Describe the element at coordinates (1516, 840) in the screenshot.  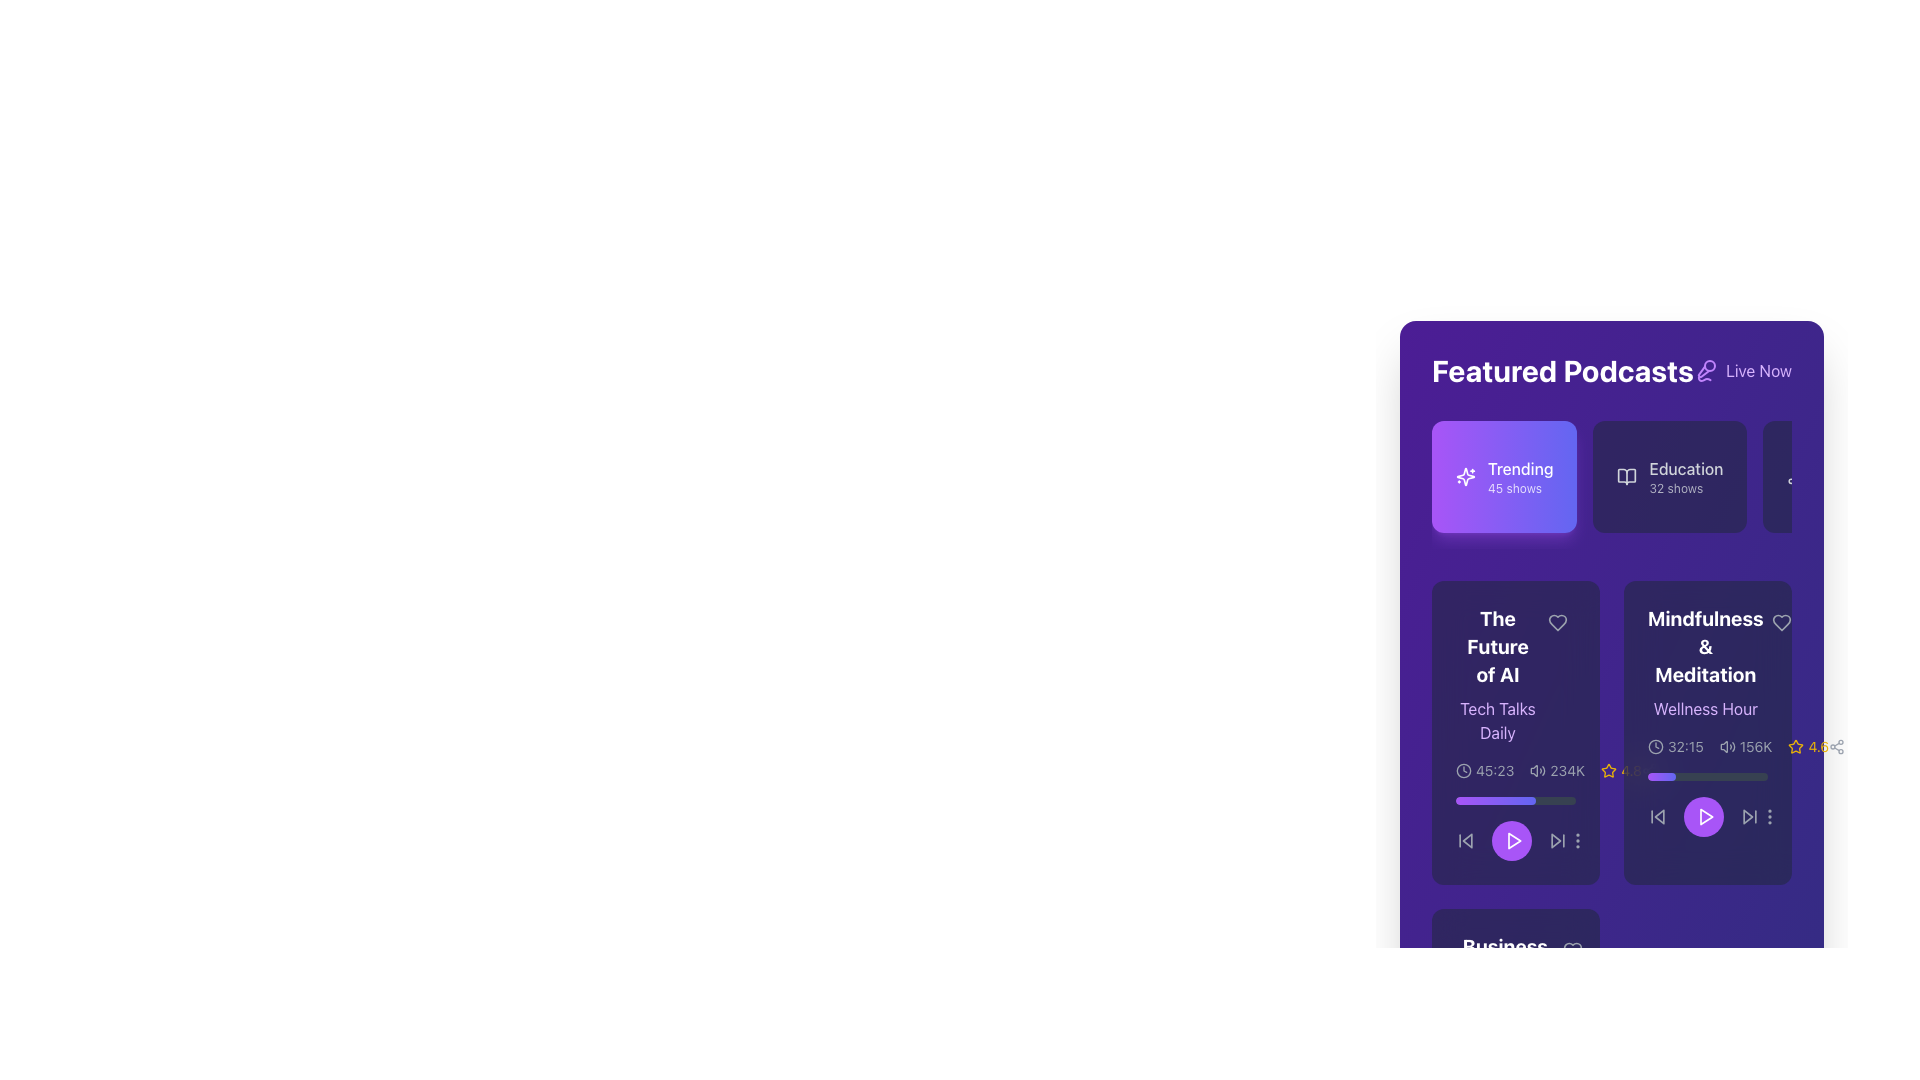
I see `the circular button with a purple background and white triangular play icon, located centrally in the row of playback control buttons beneath the title 'The Future of AI'` at that location.